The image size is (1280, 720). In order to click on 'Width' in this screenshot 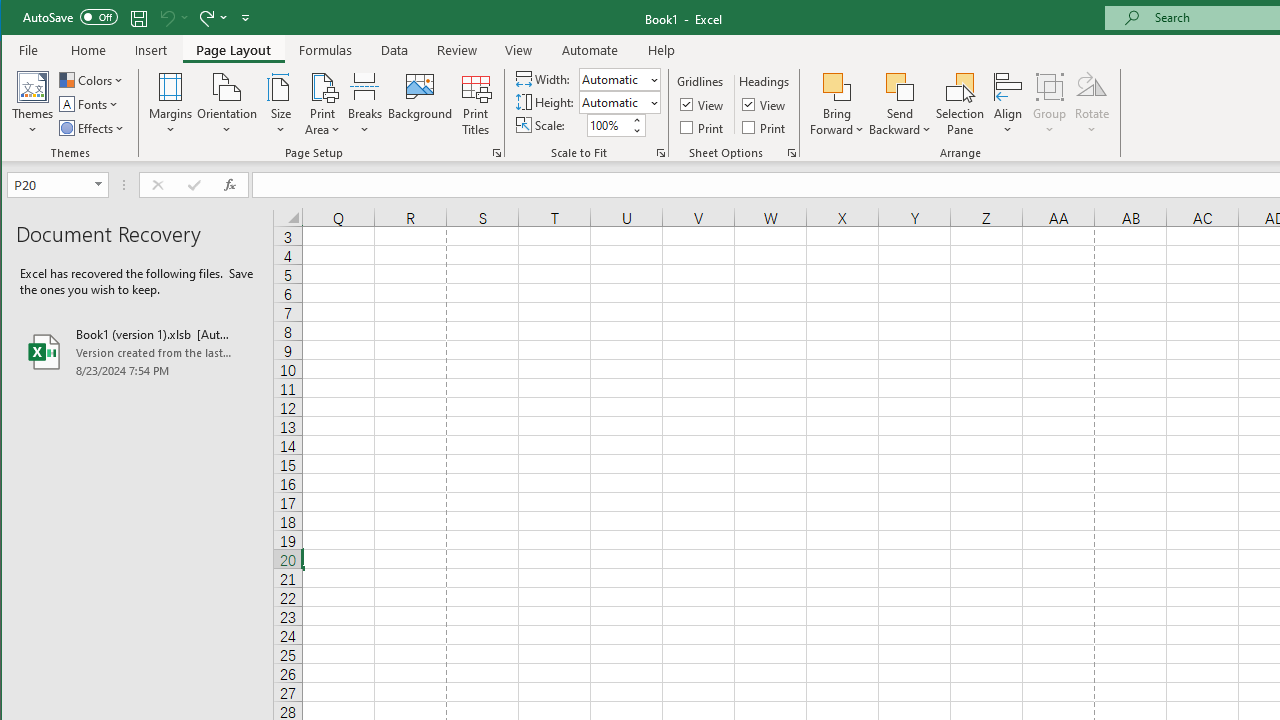, I will do `click(612, 78)`.